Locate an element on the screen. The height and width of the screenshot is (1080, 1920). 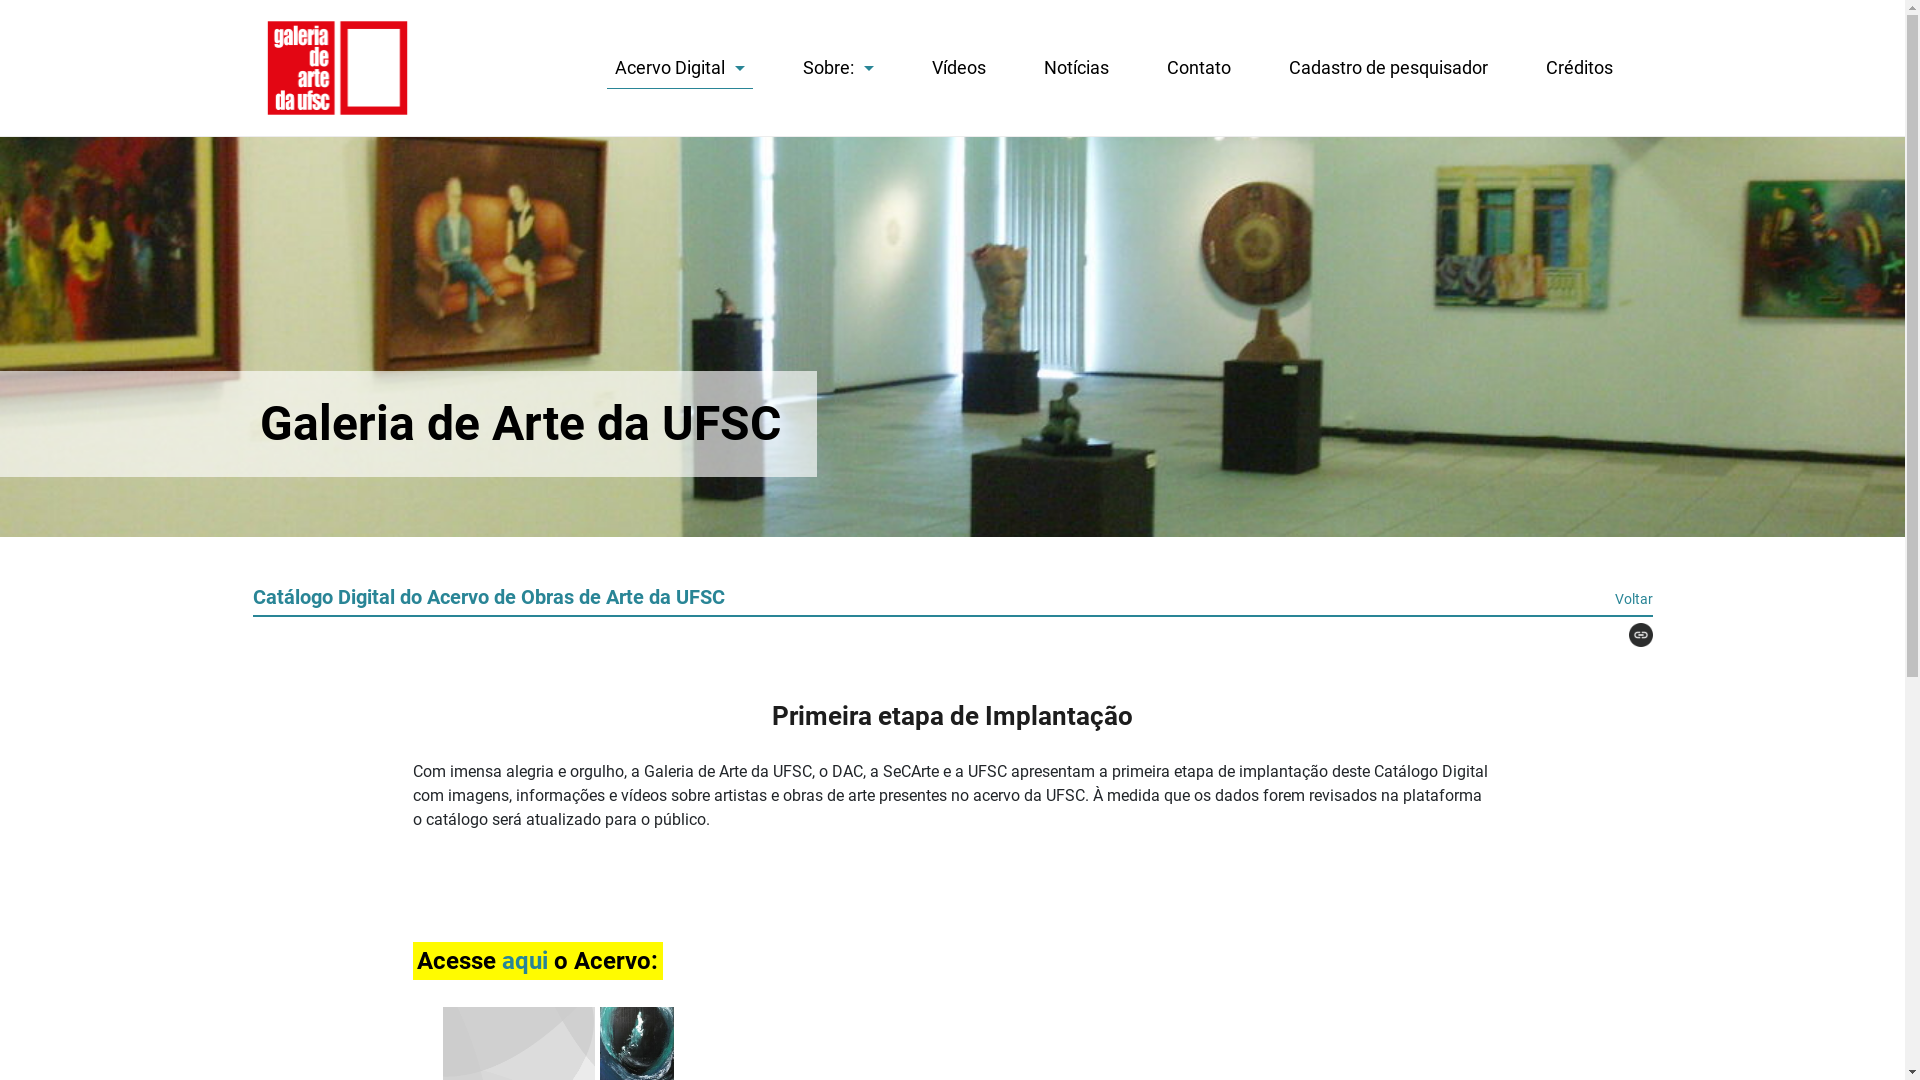
'Acervo Digital' is located at coordinates (678, 71).